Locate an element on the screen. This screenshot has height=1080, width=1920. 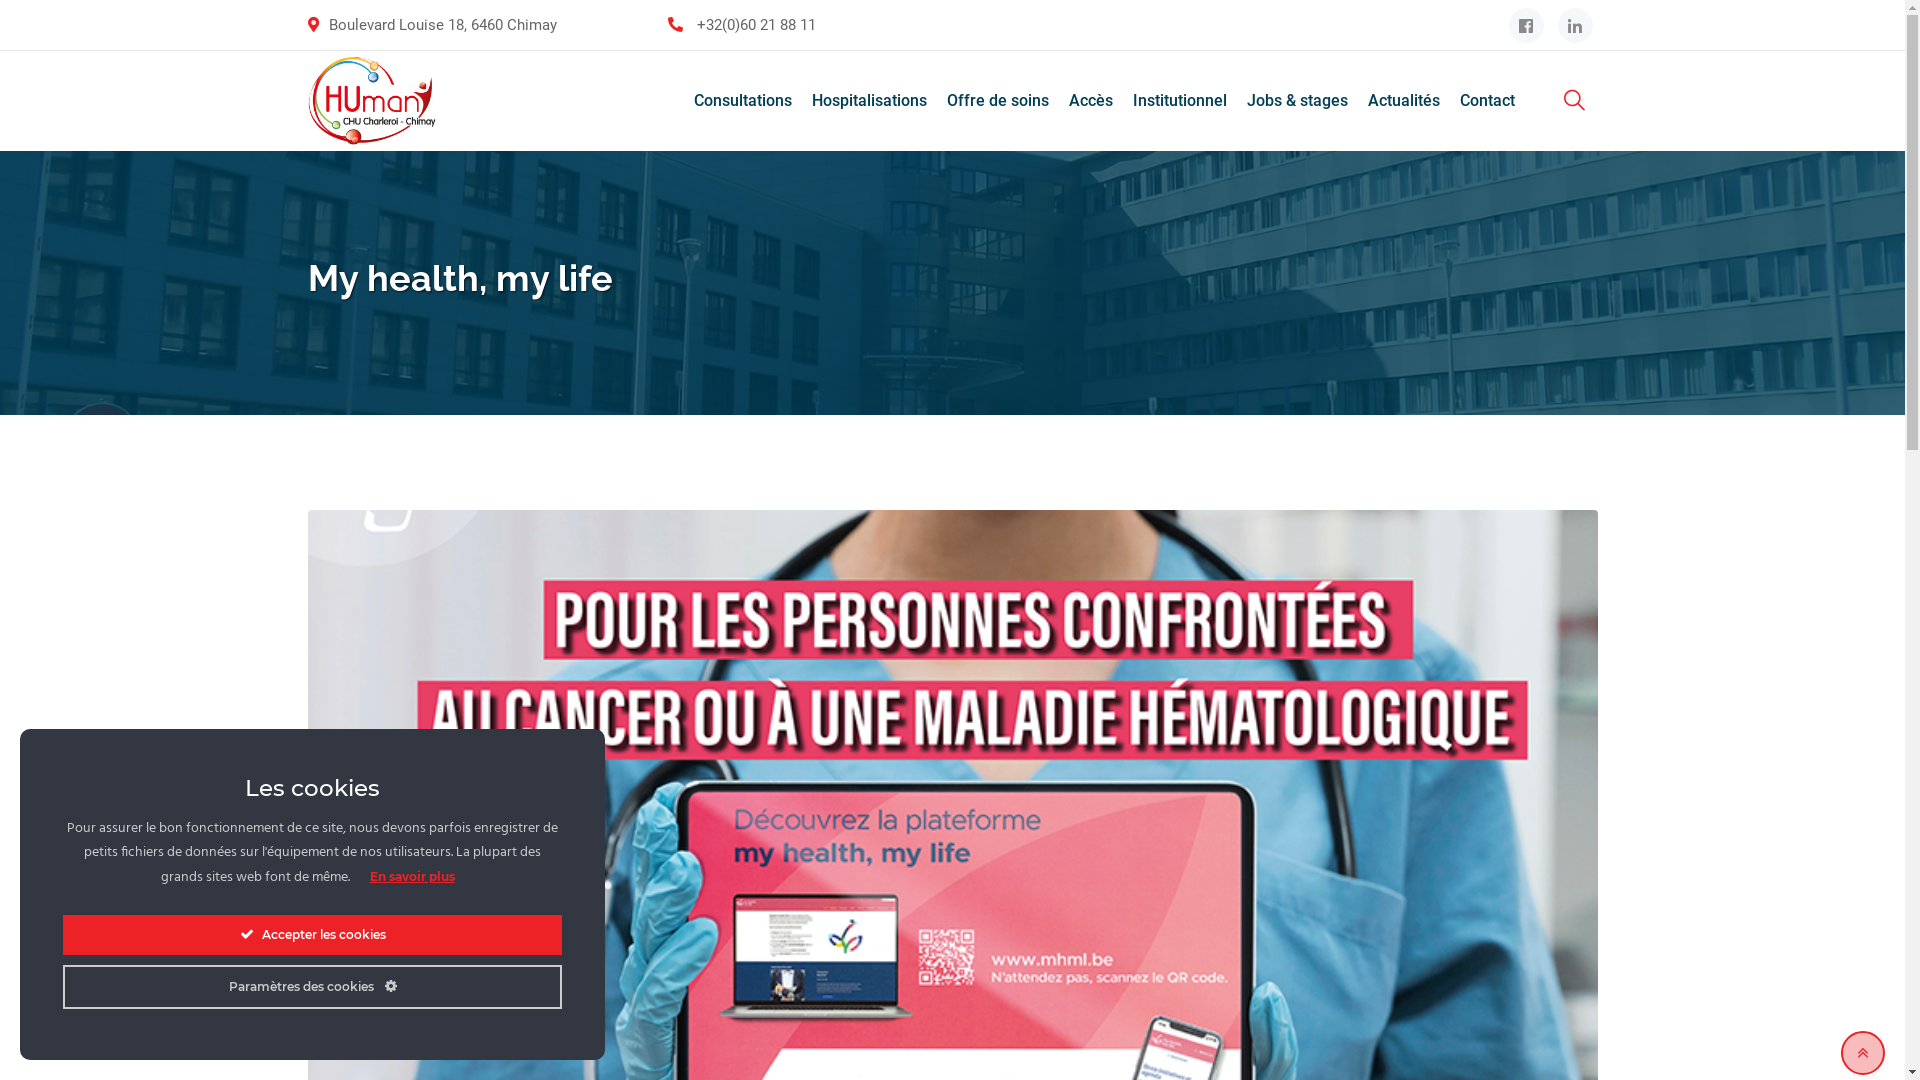
'Jobs & stages' is located at coordinates (1237, 100).